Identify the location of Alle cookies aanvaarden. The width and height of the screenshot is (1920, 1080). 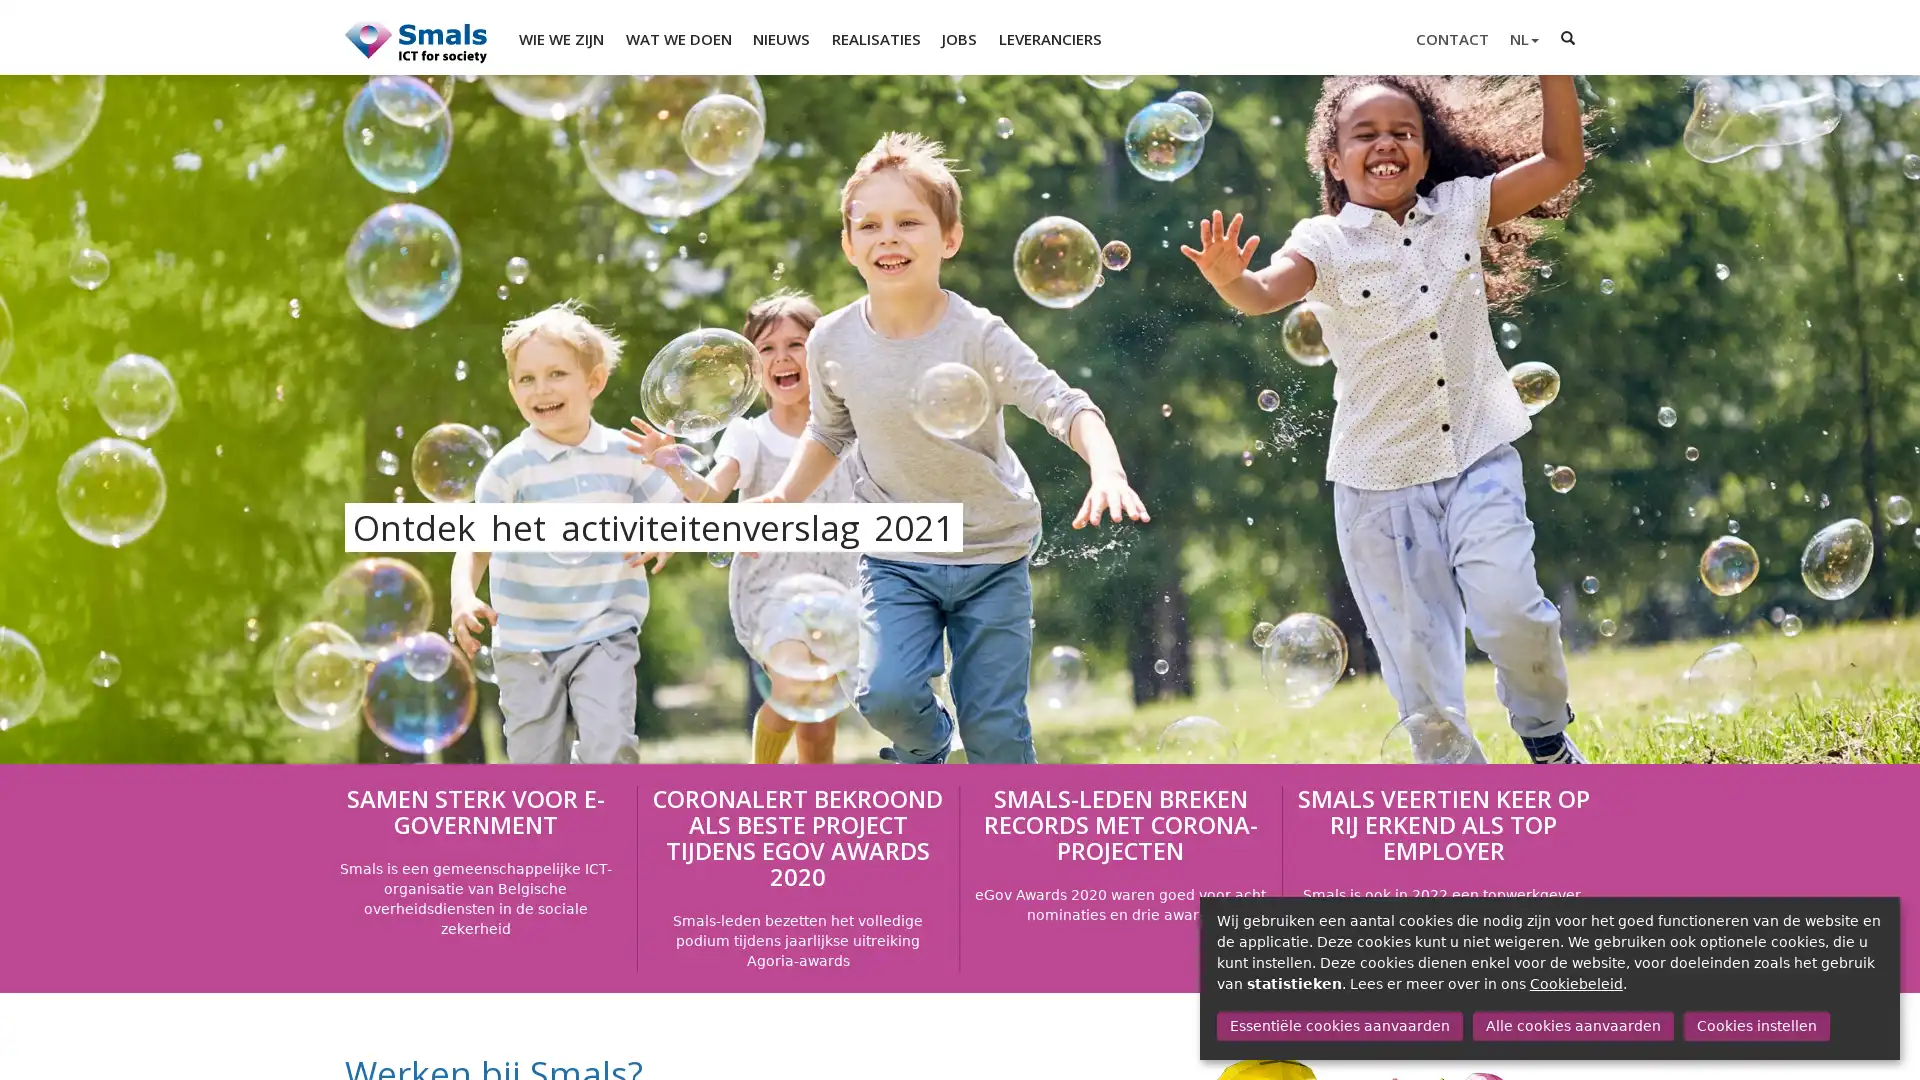
(1571, 1026).